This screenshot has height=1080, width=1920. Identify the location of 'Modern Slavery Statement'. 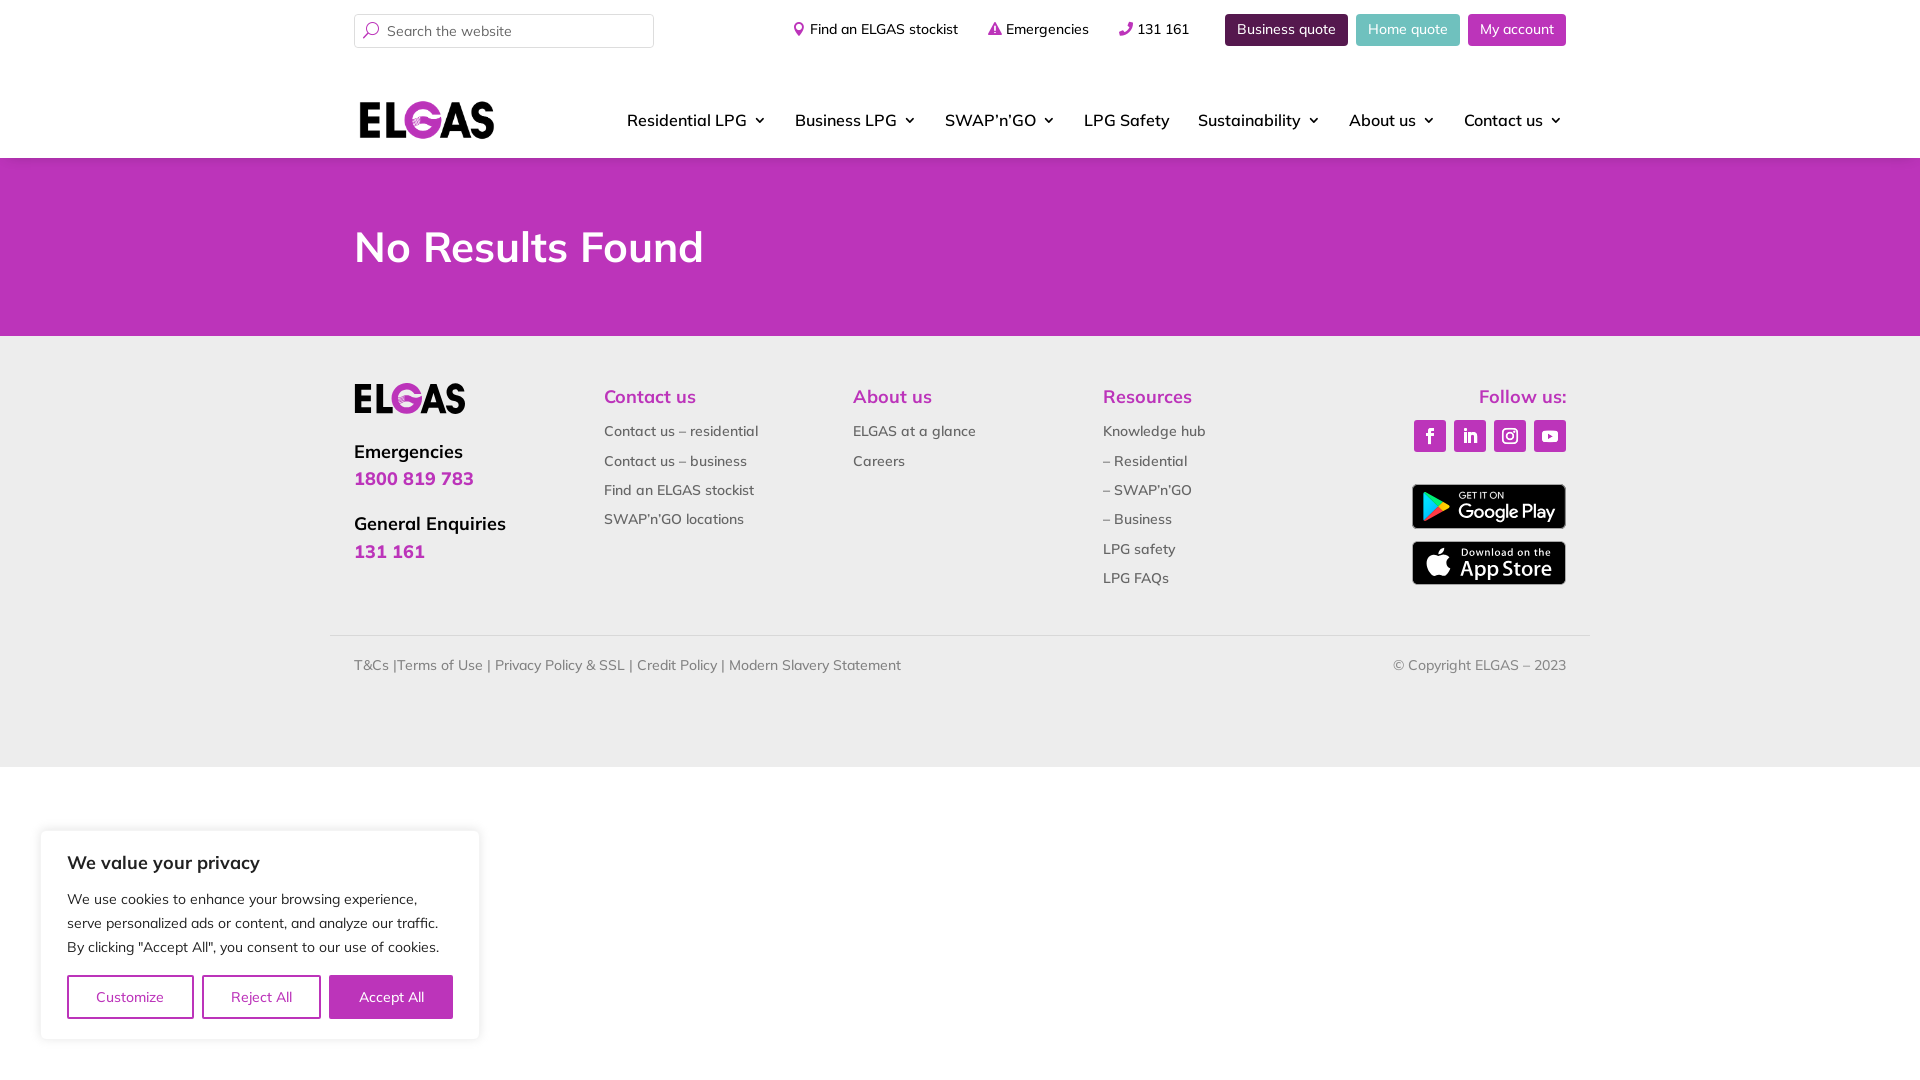
(815, 664).